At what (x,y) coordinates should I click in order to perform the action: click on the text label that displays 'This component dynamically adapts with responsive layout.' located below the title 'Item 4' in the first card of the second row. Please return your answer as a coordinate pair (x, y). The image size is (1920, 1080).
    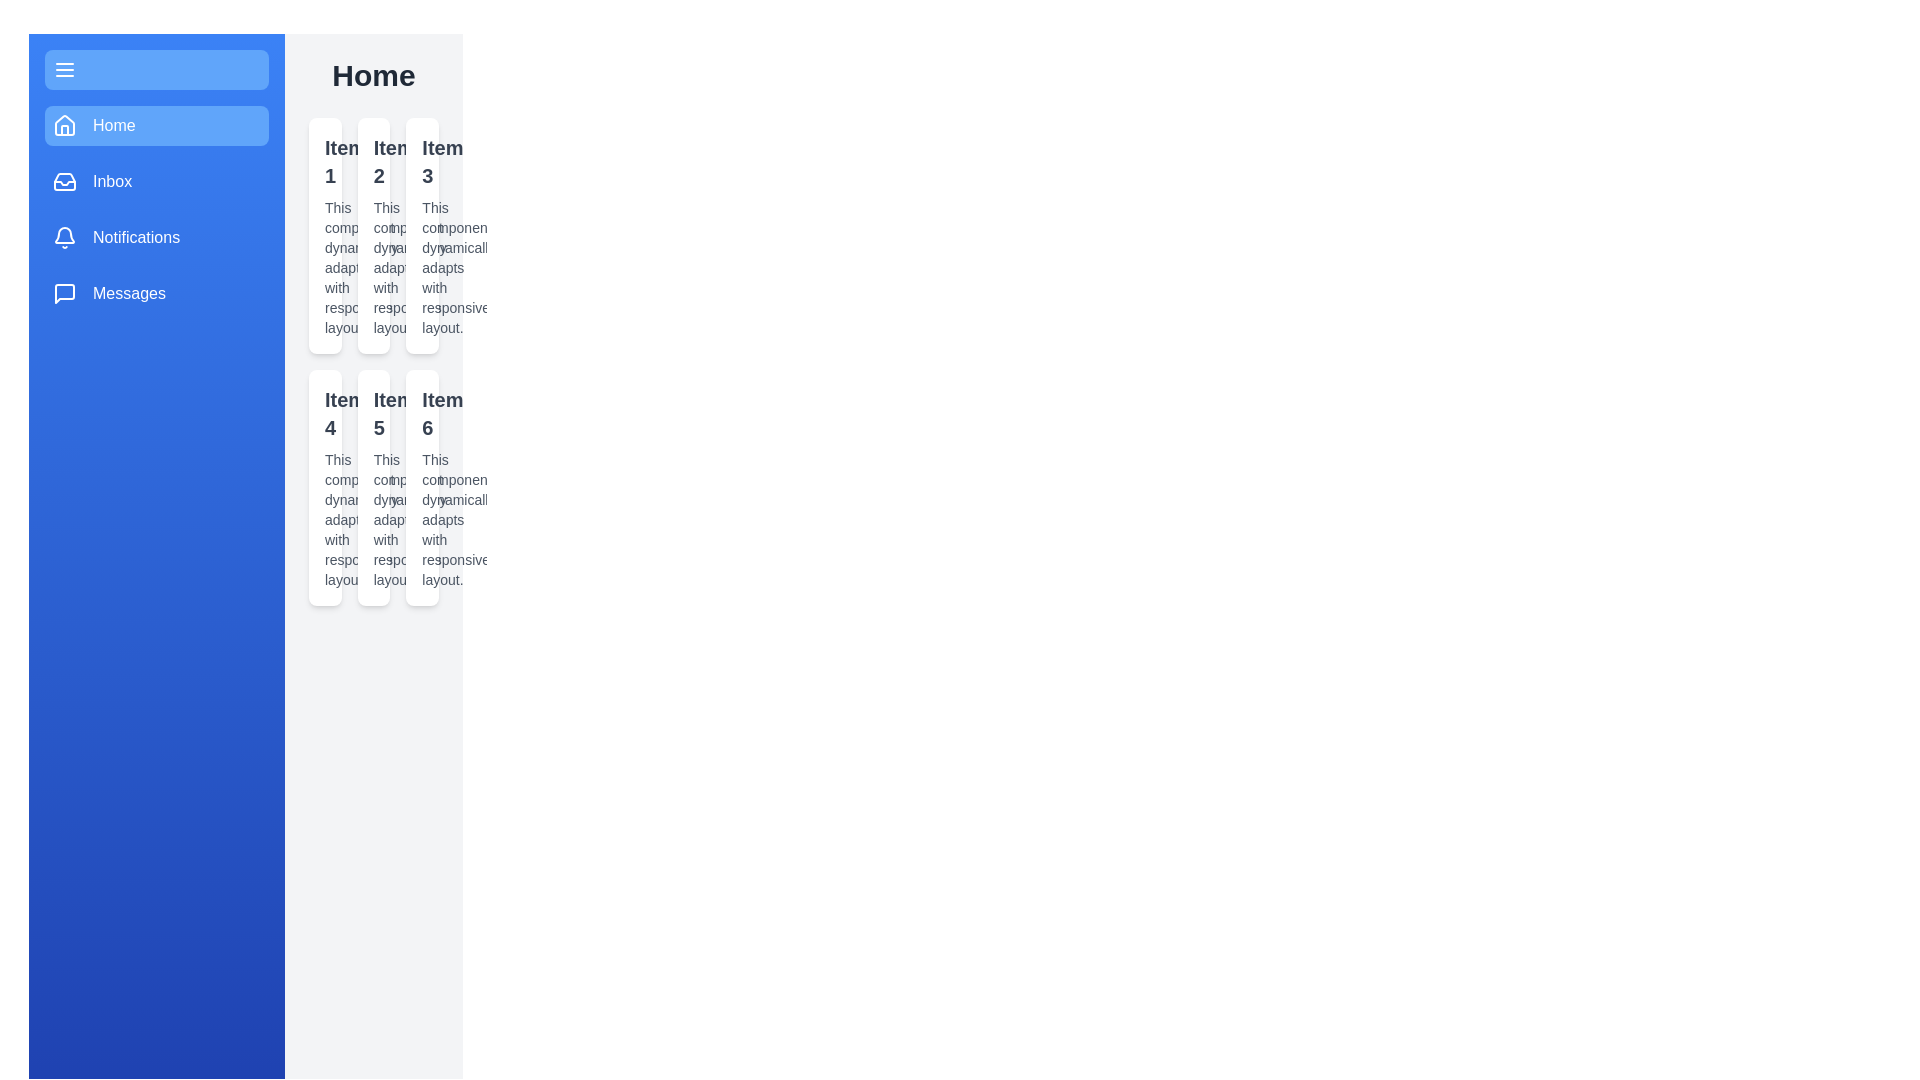
    Looking at the image, I should click on (325, 519).